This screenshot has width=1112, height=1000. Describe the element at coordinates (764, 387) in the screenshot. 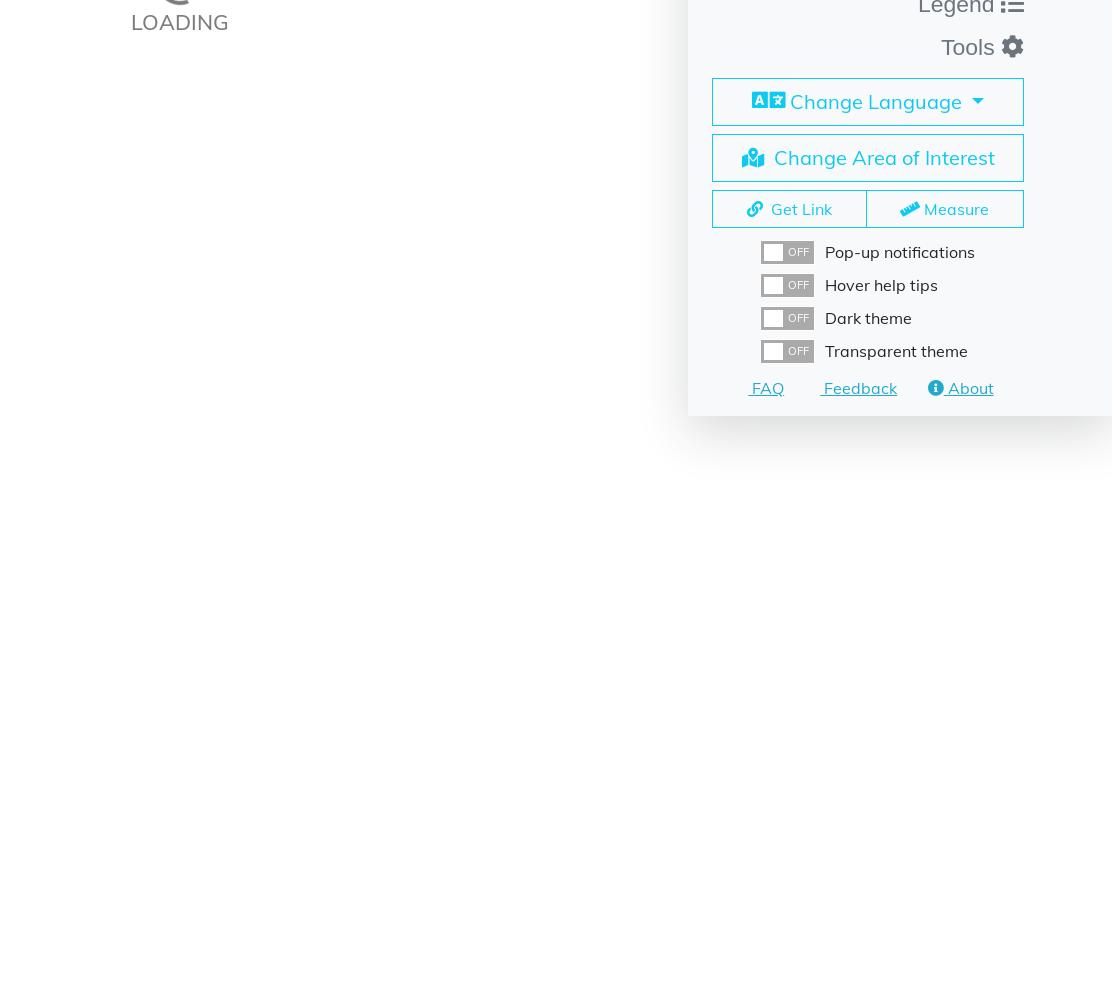

I see `'FAQ'` at that location.